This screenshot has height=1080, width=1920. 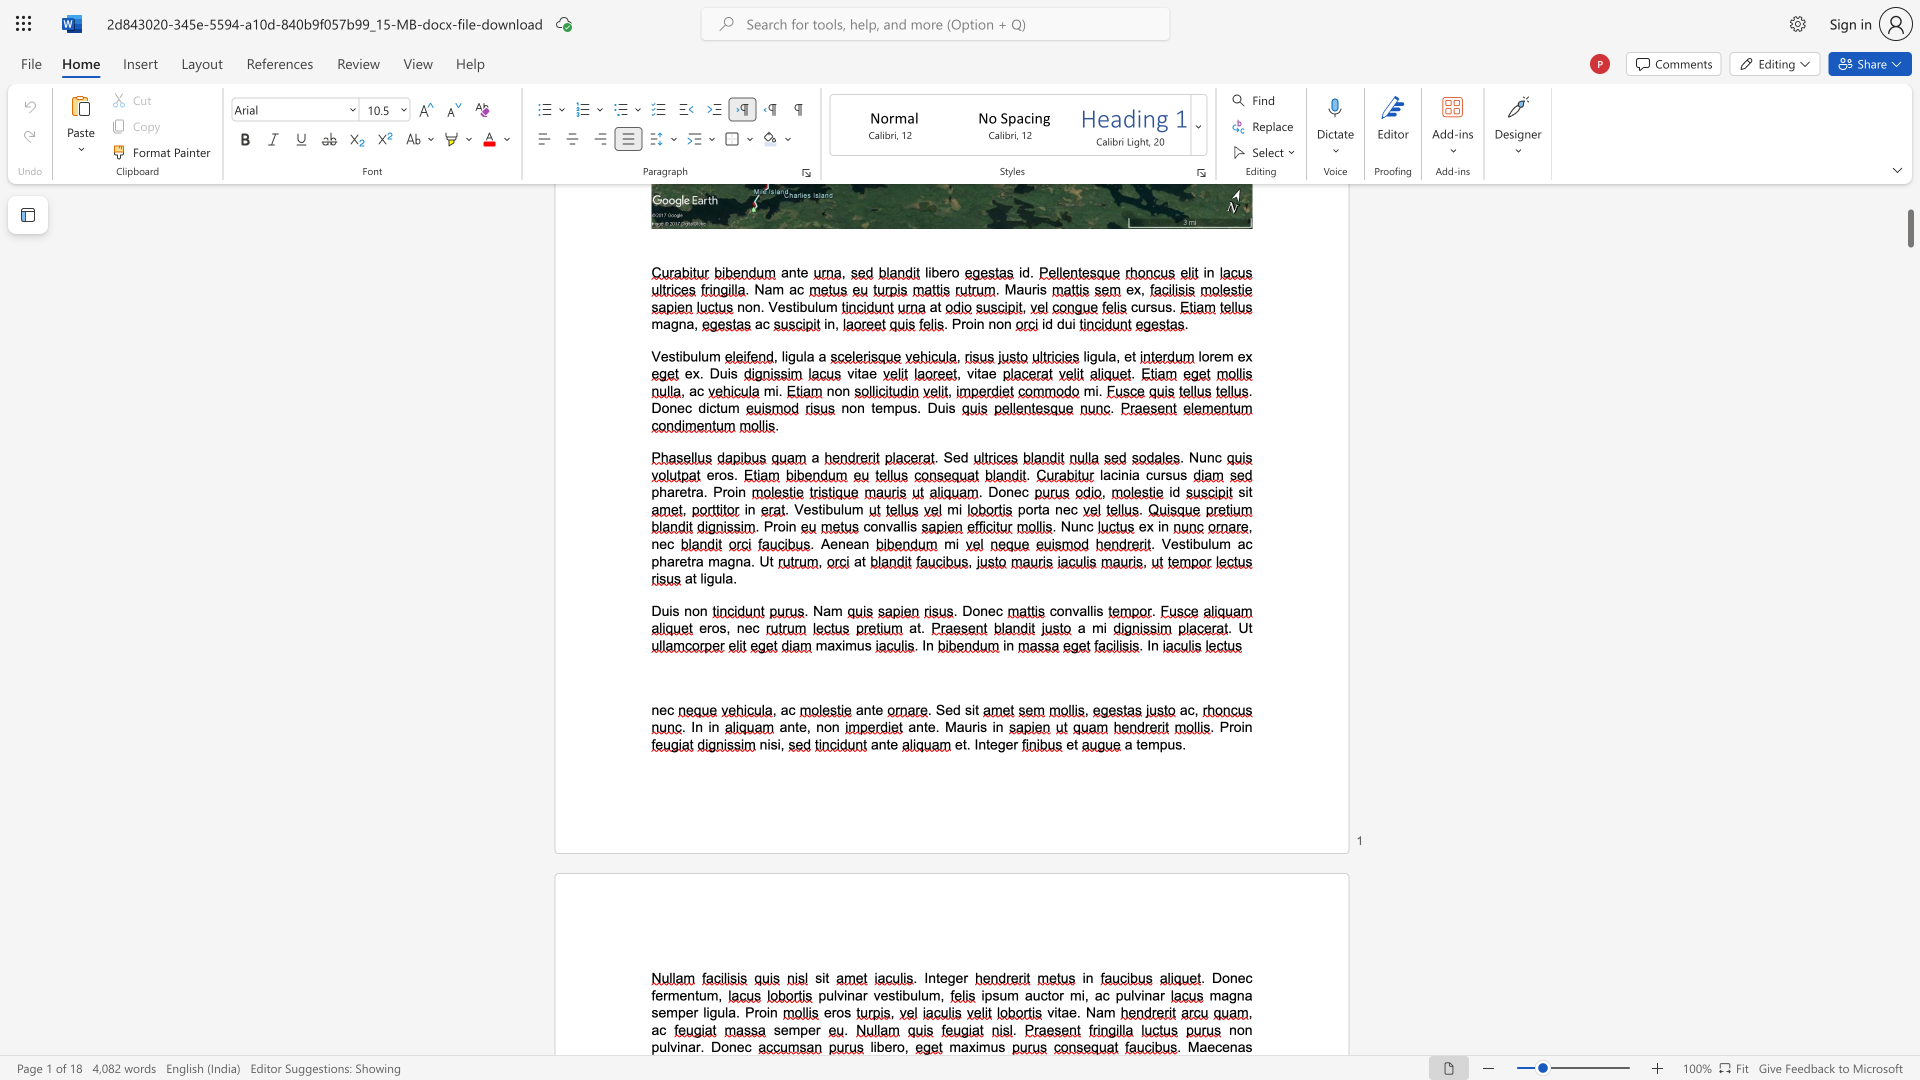 I want to click on the 1th character "l" in the text, so click(x=668, y=1046).